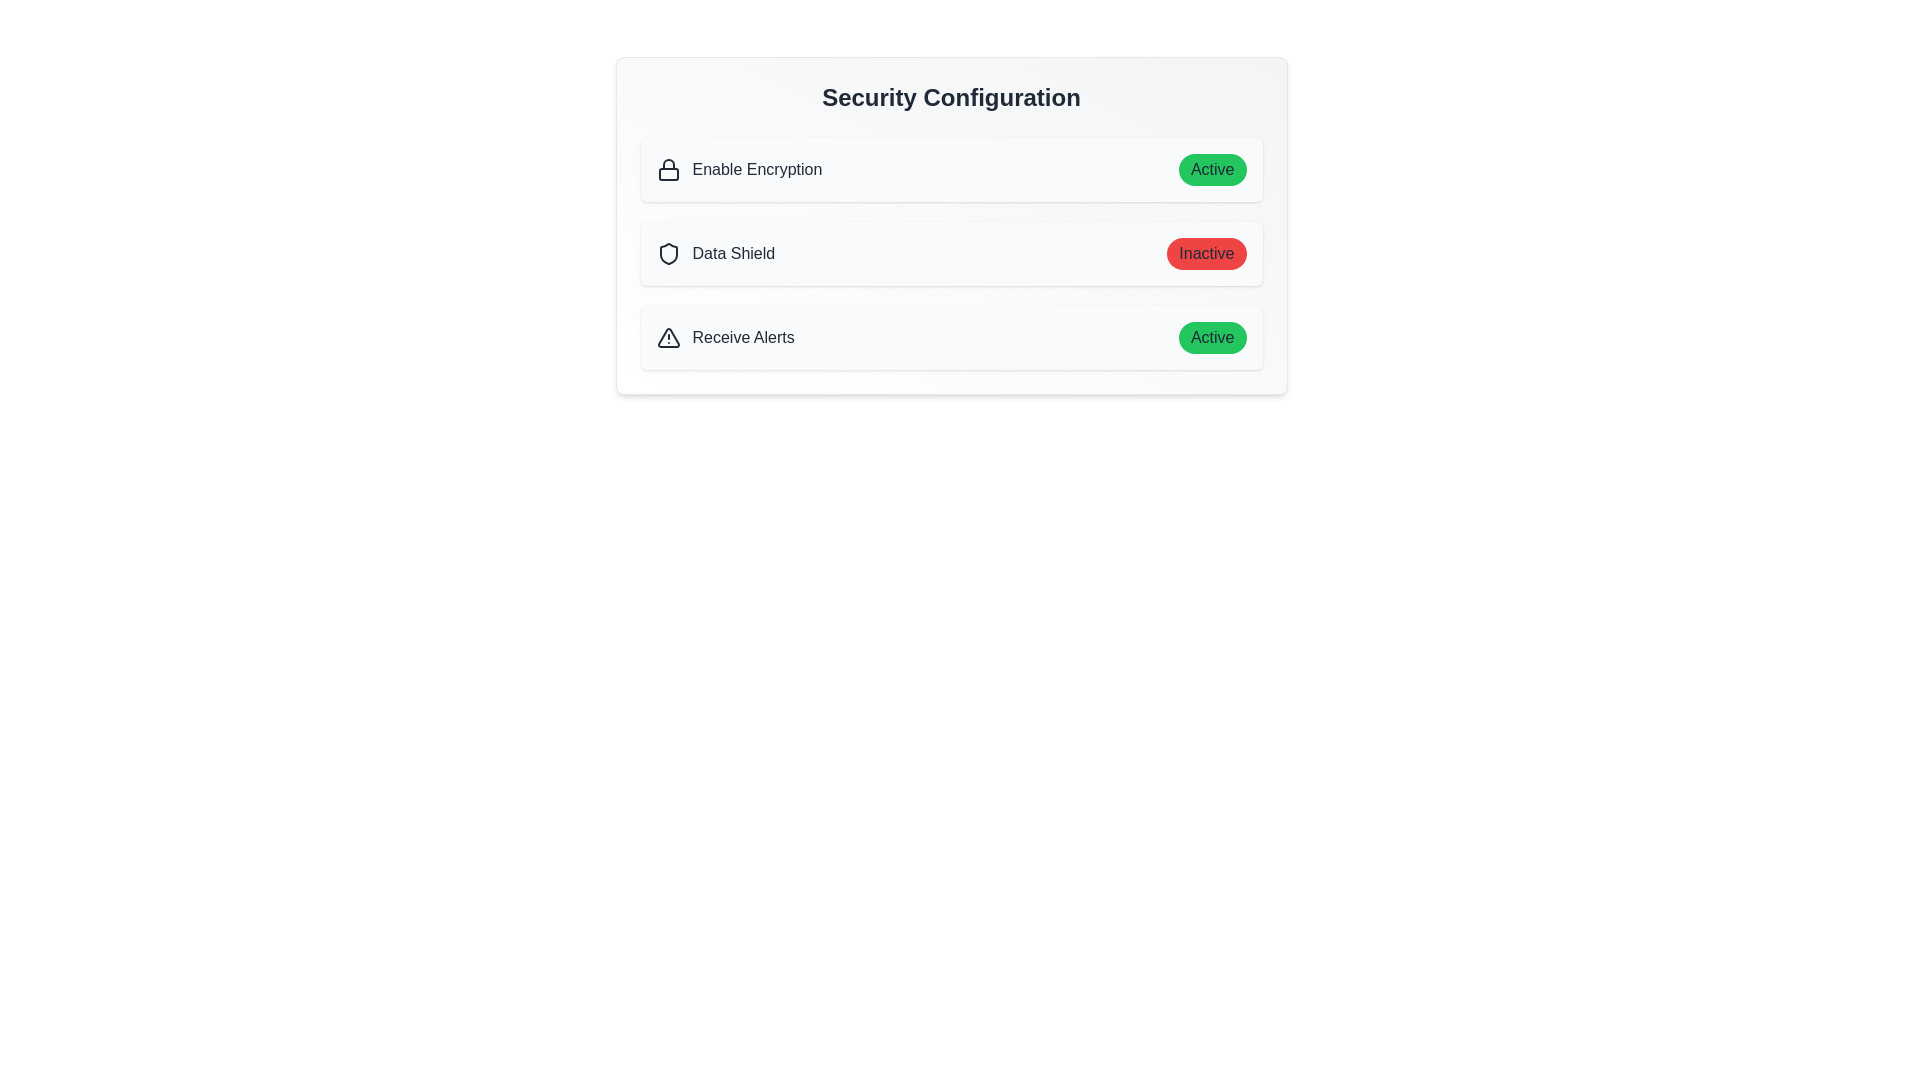 The image size is (1920, 1080). What do you see at coordinates (742, 337) in the screenshot?
I see `the 'Receive Alerts' text label that identifies the security configuration option, which is positioned in the third item of the list under 'Security Configuration'` at bounding box center [742, 337].